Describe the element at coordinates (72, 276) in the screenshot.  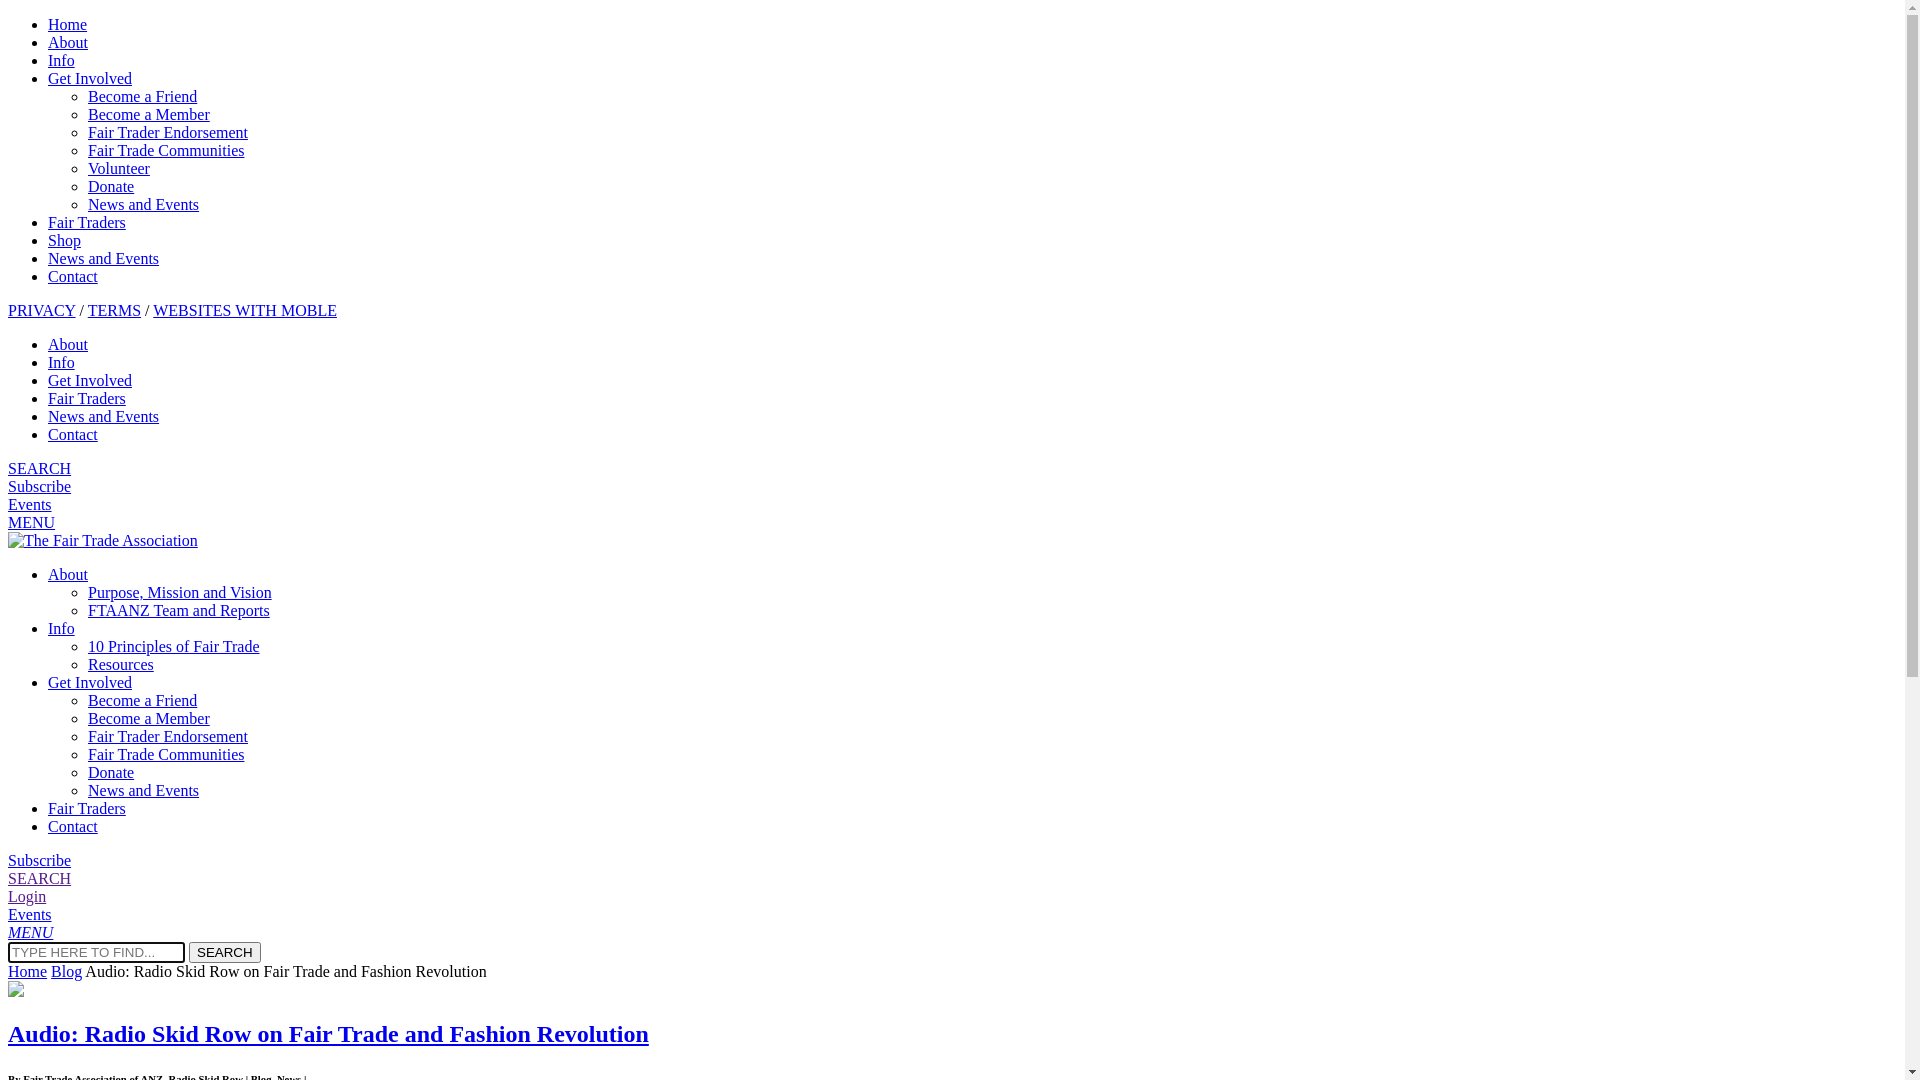
I see `'Contact'` at that location.